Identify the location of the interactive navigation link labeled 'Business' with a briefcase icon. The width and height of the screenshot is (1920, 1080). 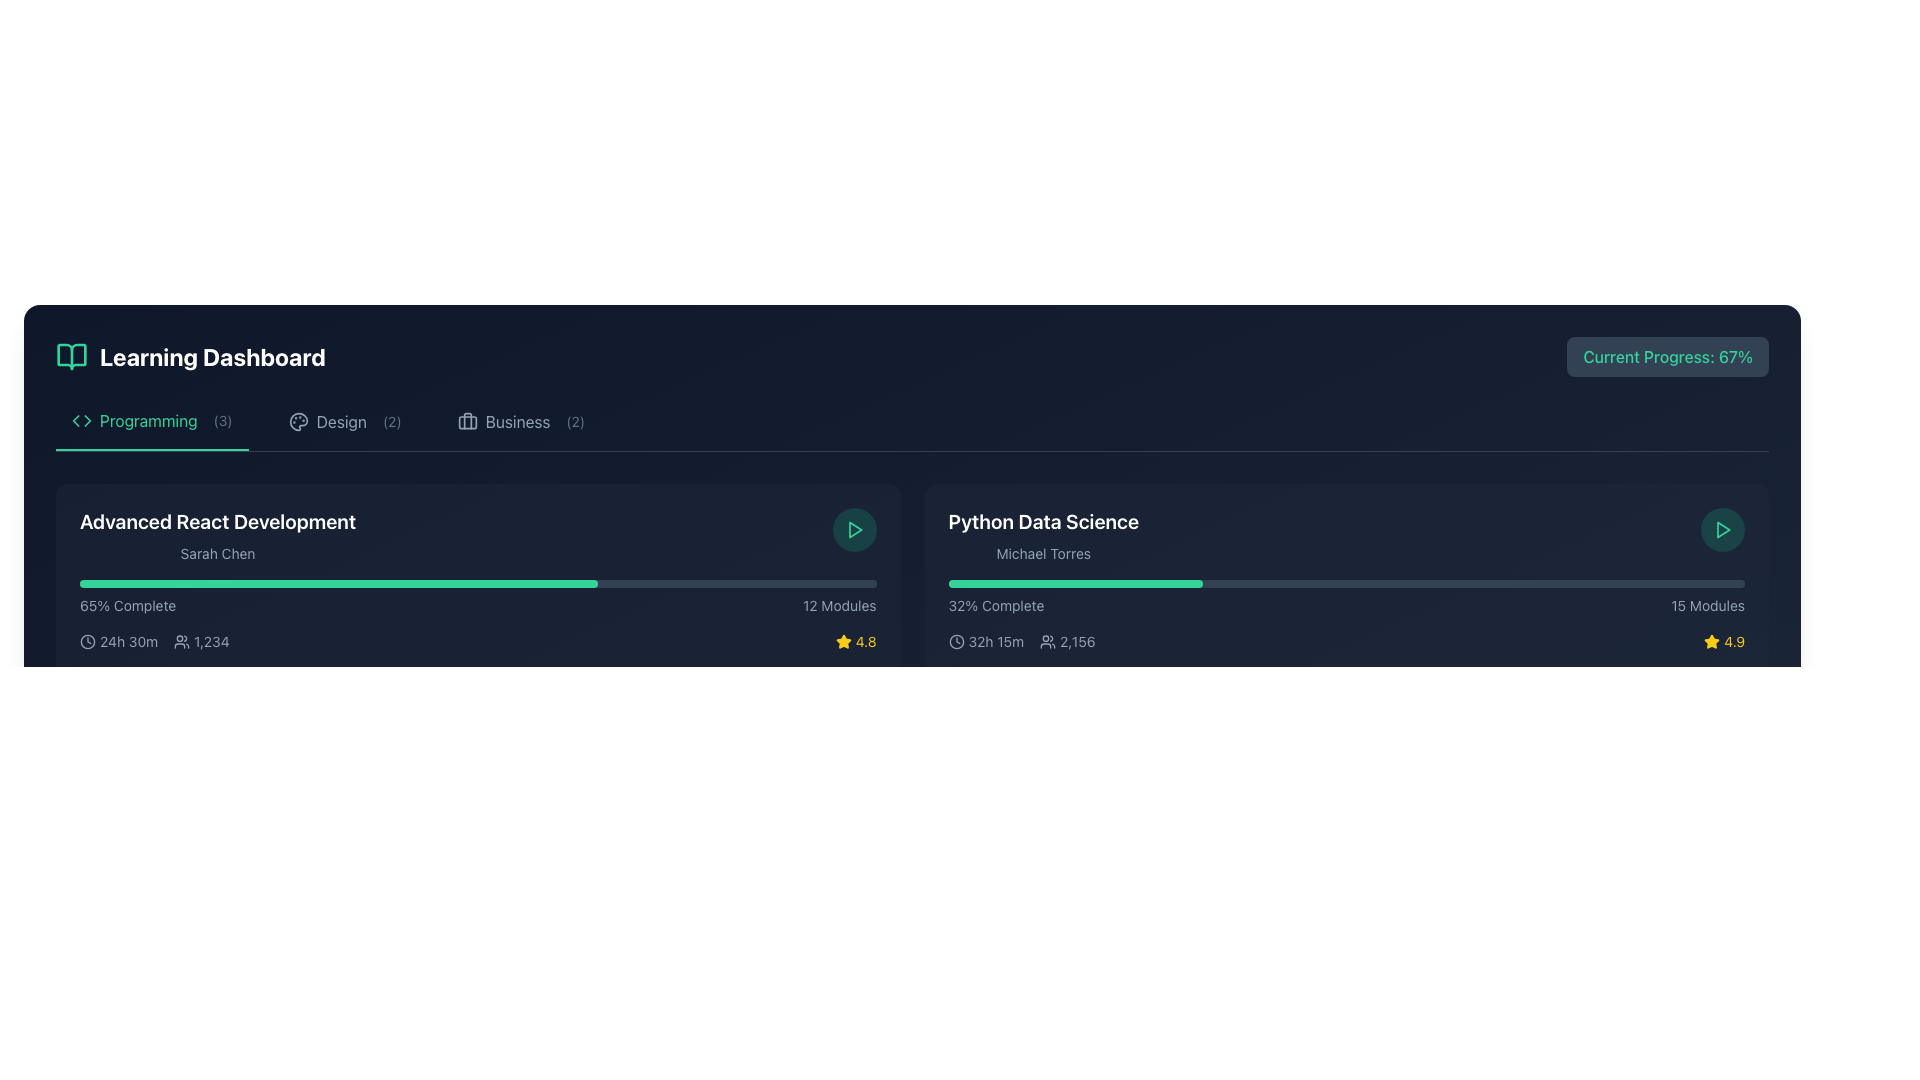
(521, 428).